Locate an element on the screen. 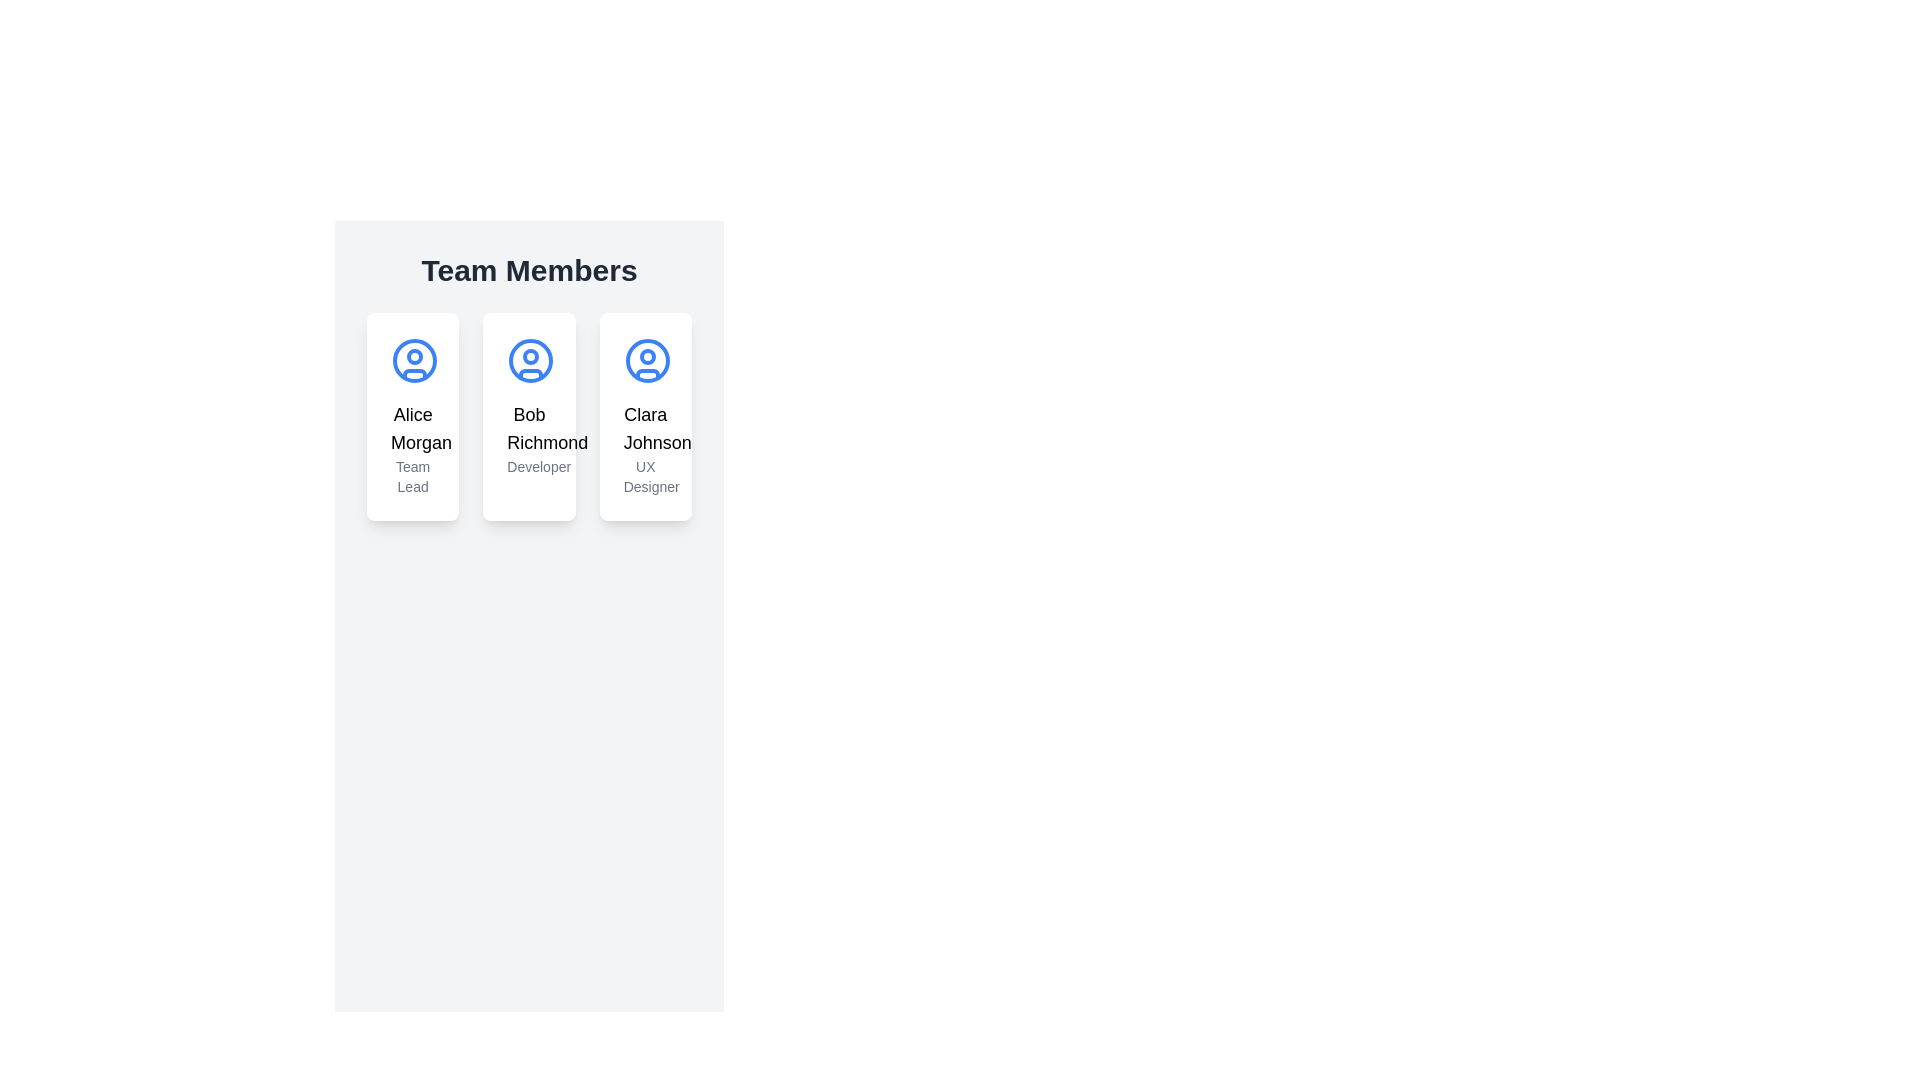 The height and width of the screenshot is (1080, 1920). the blue circular outline with a smaller white circle at its center, representing the user icon for 'Bob Richmond' is located at coordinates (531, 361).